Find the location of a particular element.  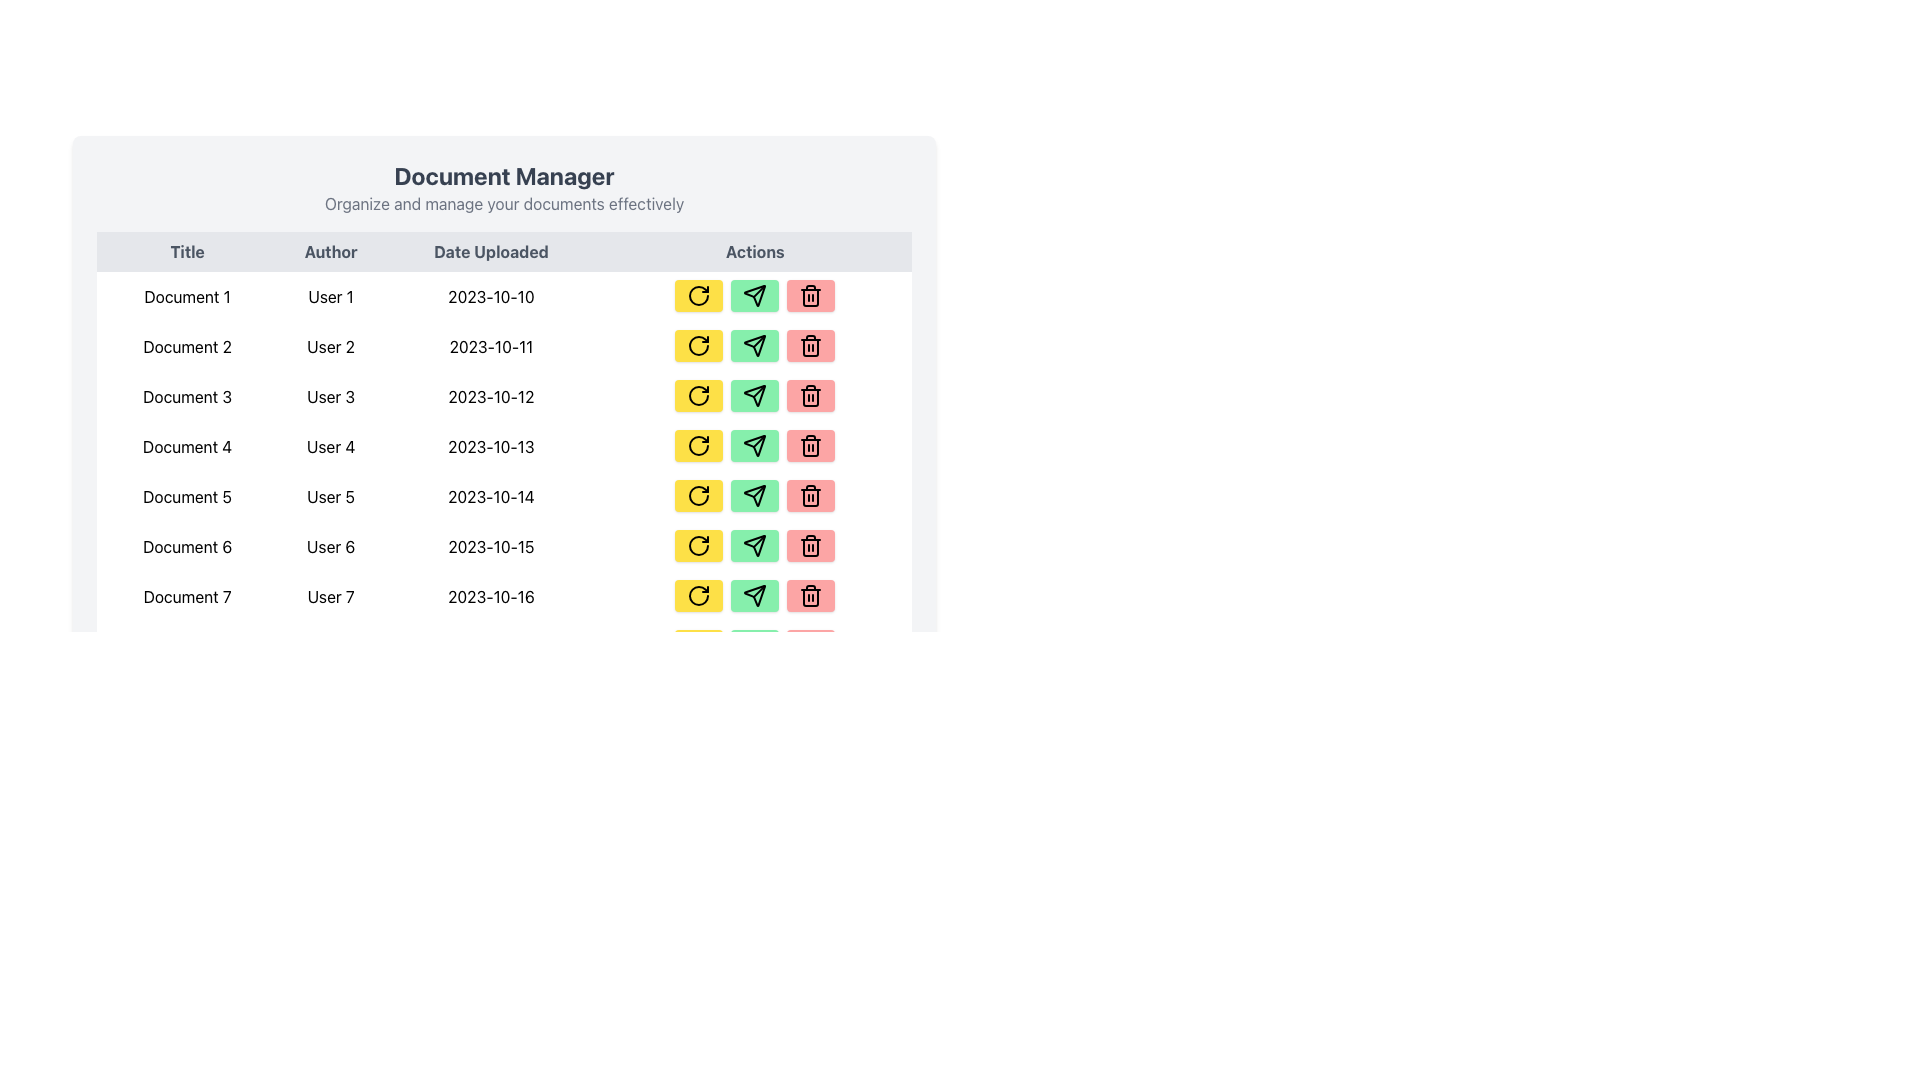

the green rectangular button with rounded corners and a paper airplane icon, located in the 'Actions' column of the last row of the table, to experience the hover effect is located at coordinates (754, 595).